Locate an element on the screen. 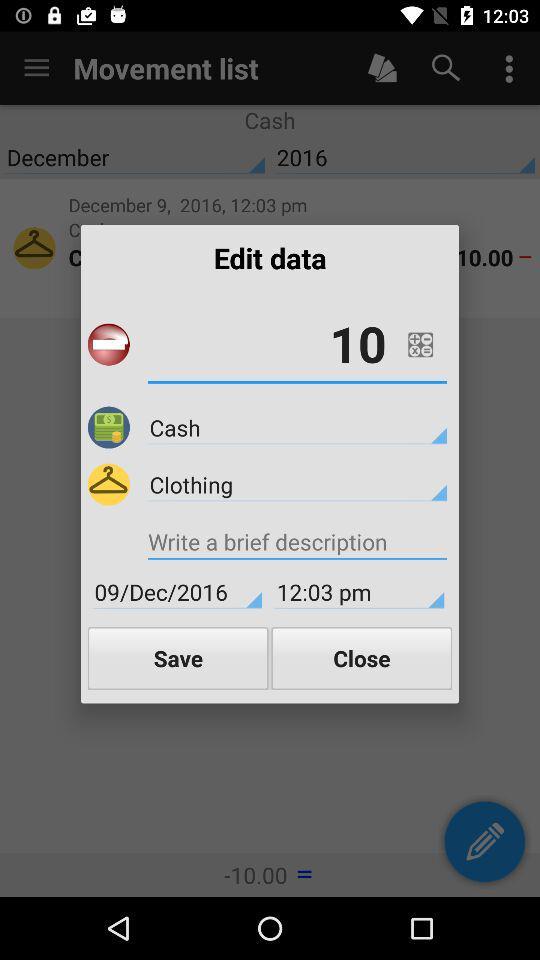 Image resolution: width=540 pixels, height=960 pixels. item at the bottom right corner is located at coordinates (360, 657).